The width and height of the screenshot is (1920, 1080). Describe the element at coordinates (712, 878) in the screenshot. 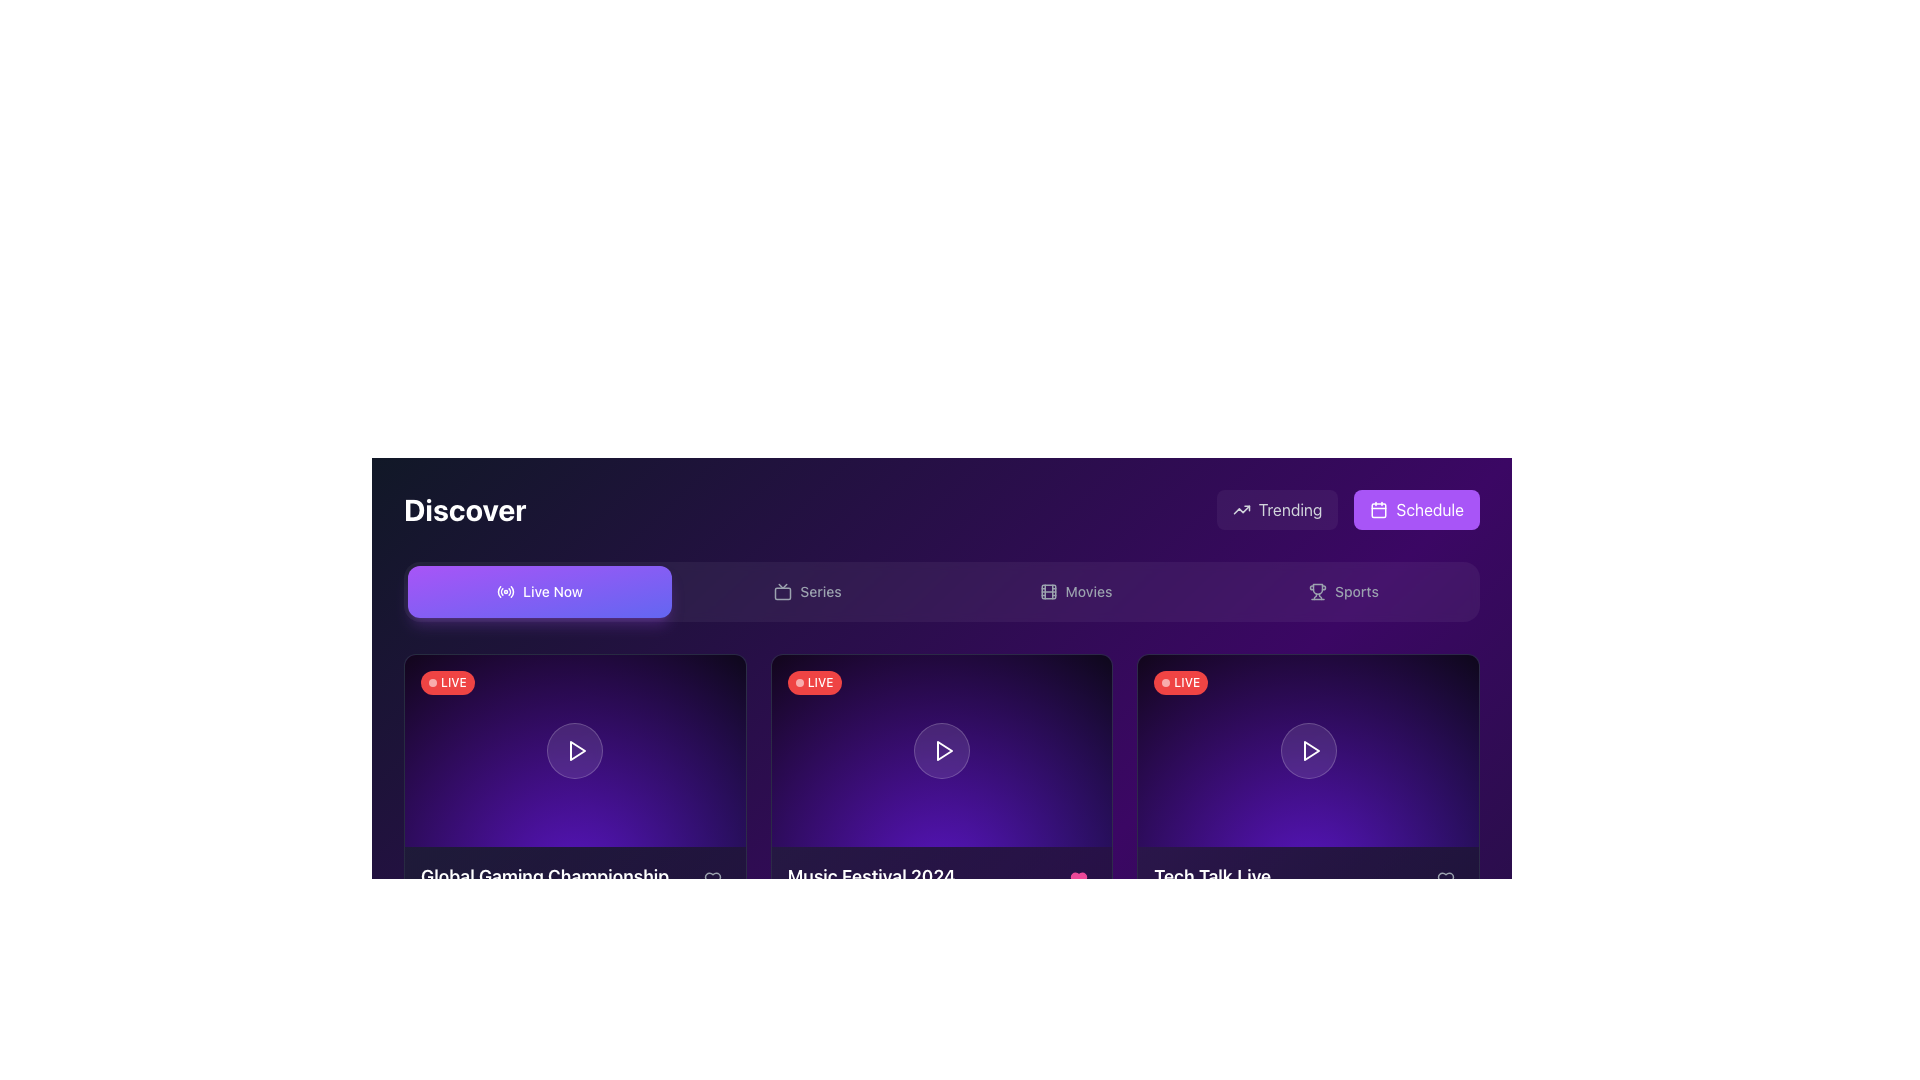

I see `the circular button with a light gray heart icon` at that location.